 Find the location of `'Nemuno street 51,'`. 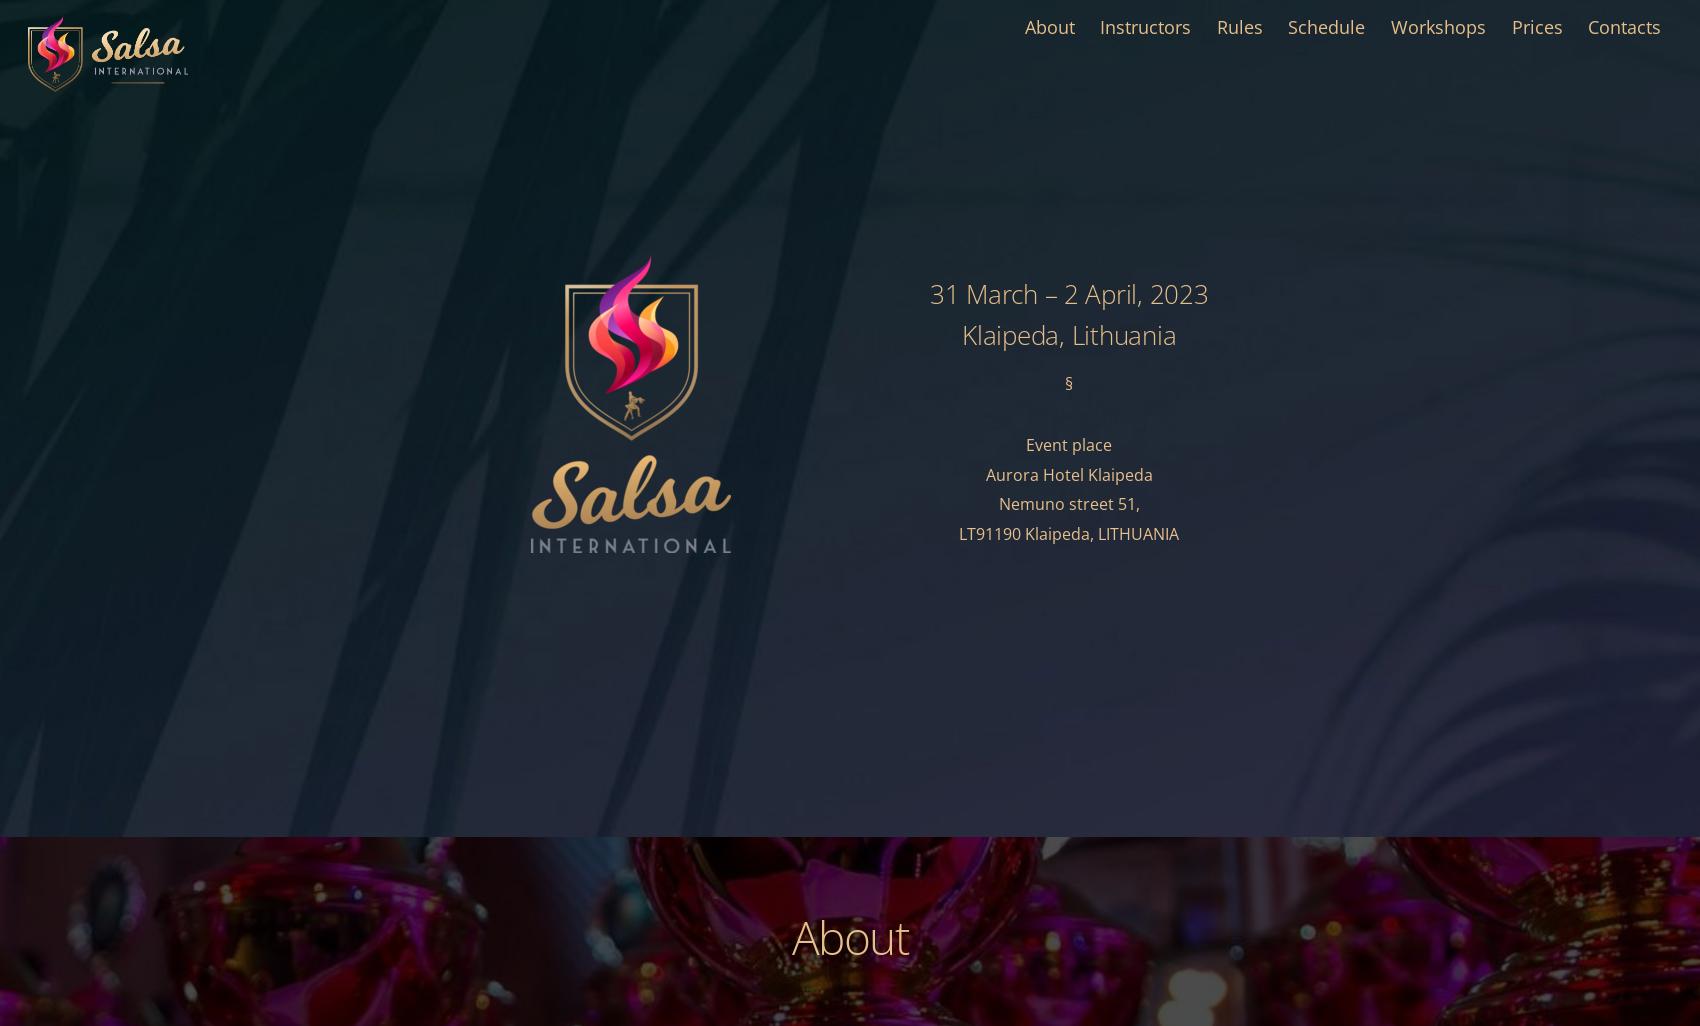

'Nemuno street 51,' is located at coordinates (1068, 502).